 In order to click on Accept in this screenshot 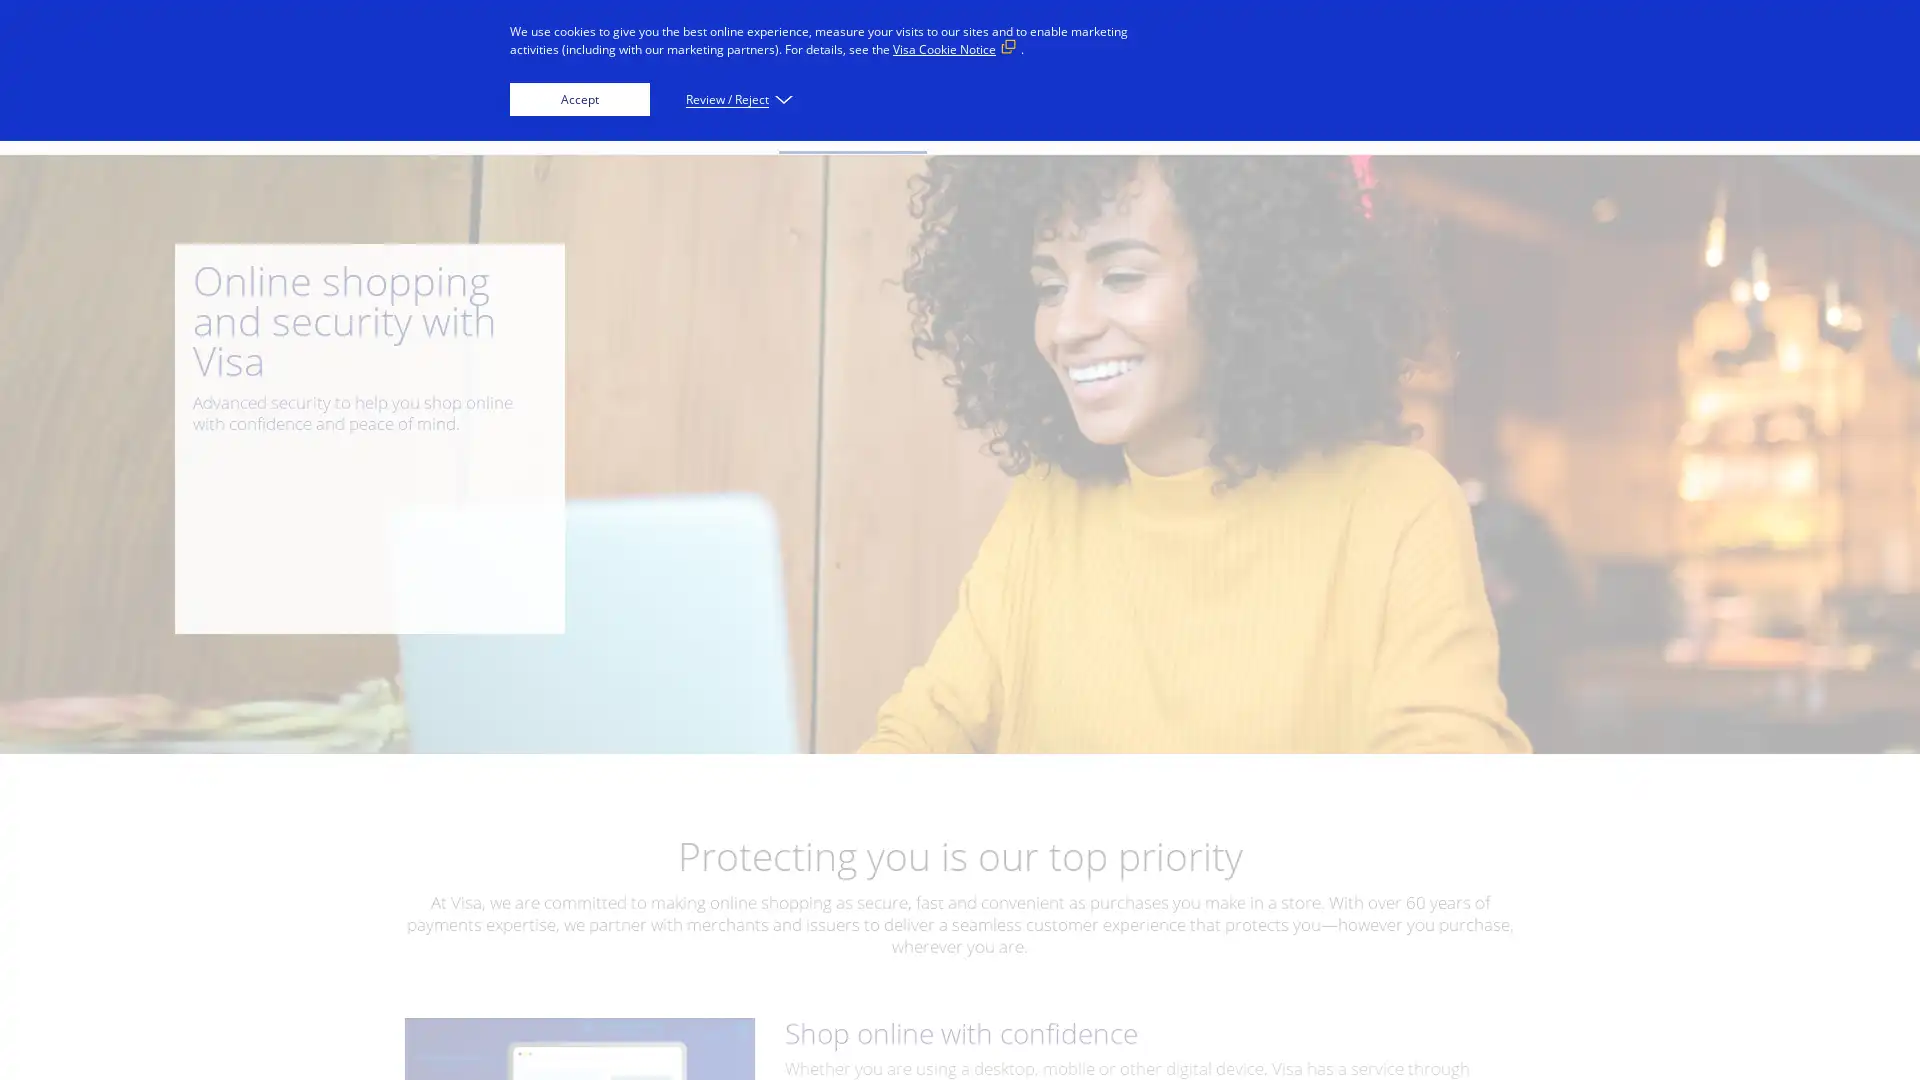, I will do `click(579, 99)`.